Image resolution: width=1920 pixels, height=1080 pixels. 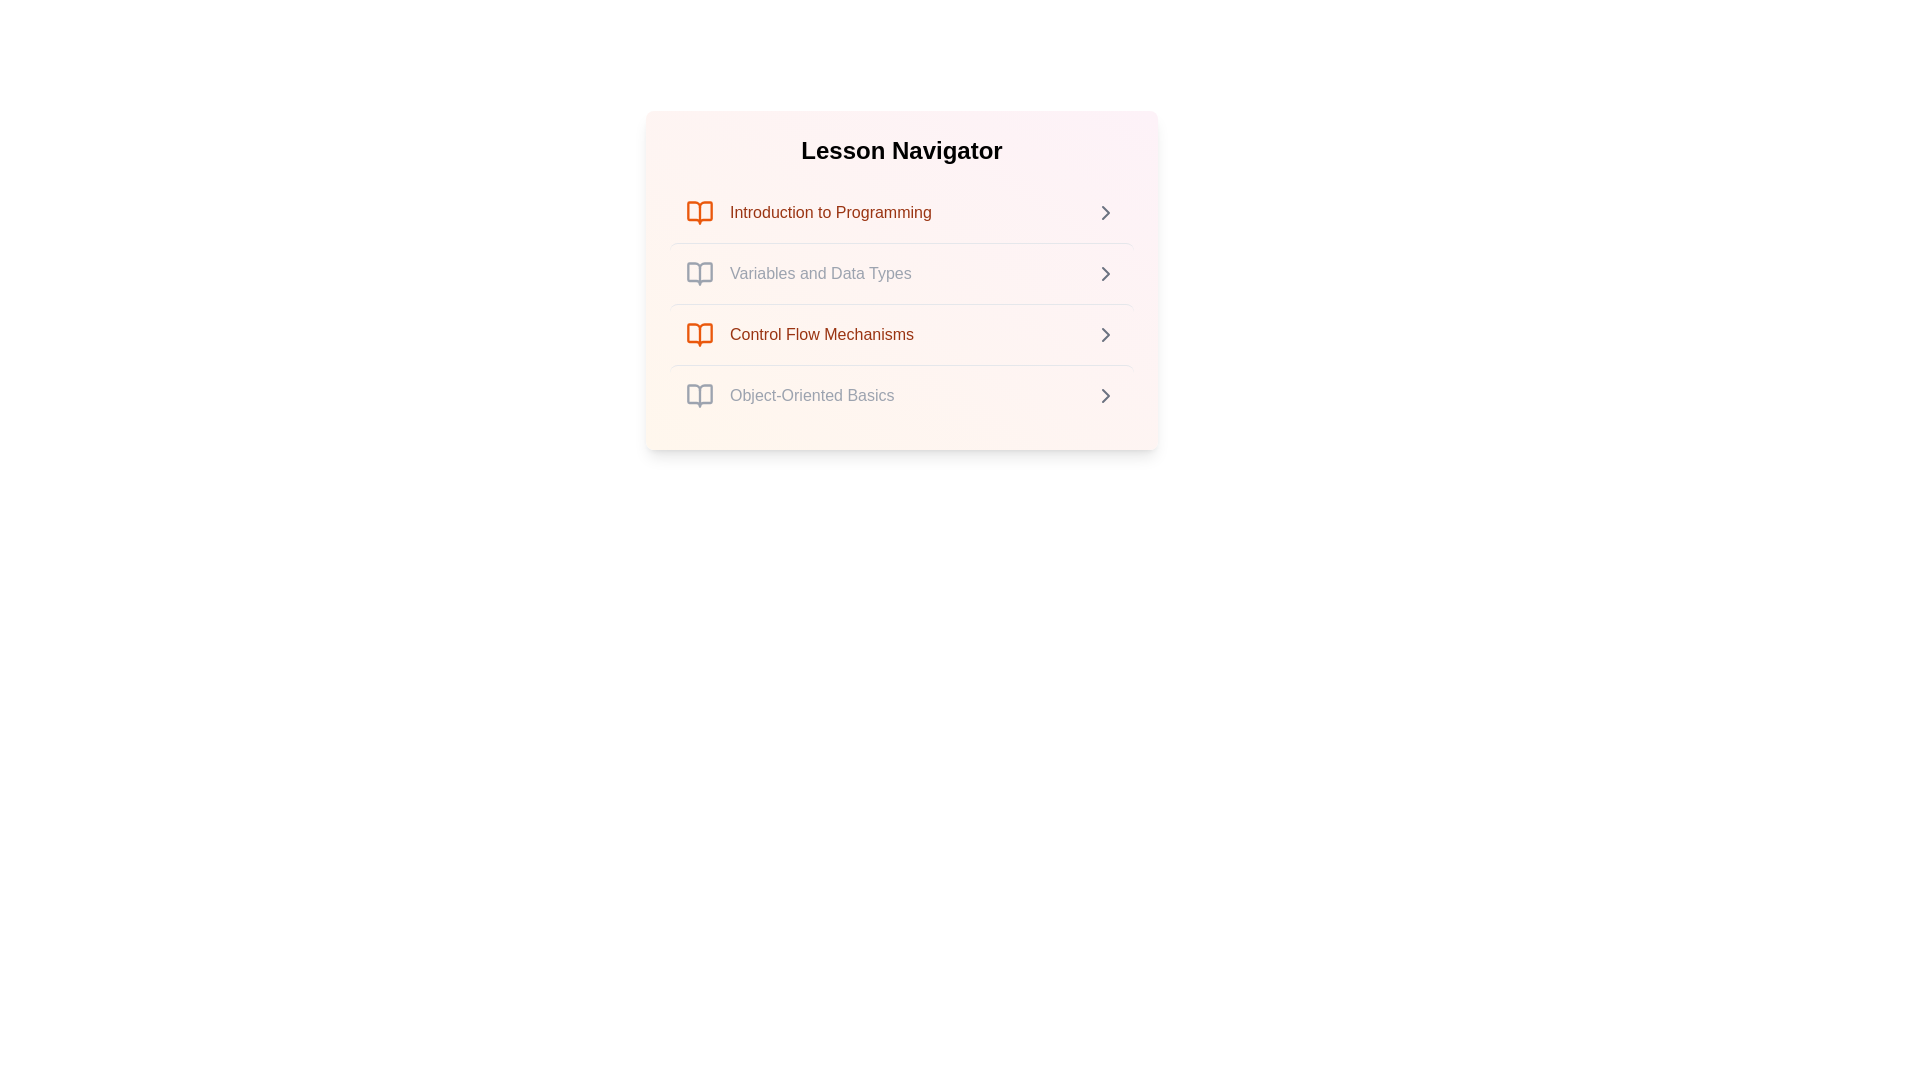 I want to click on the icon representing the lesson titled 'Object-Oriented Basics', so click(x=700, y=396).